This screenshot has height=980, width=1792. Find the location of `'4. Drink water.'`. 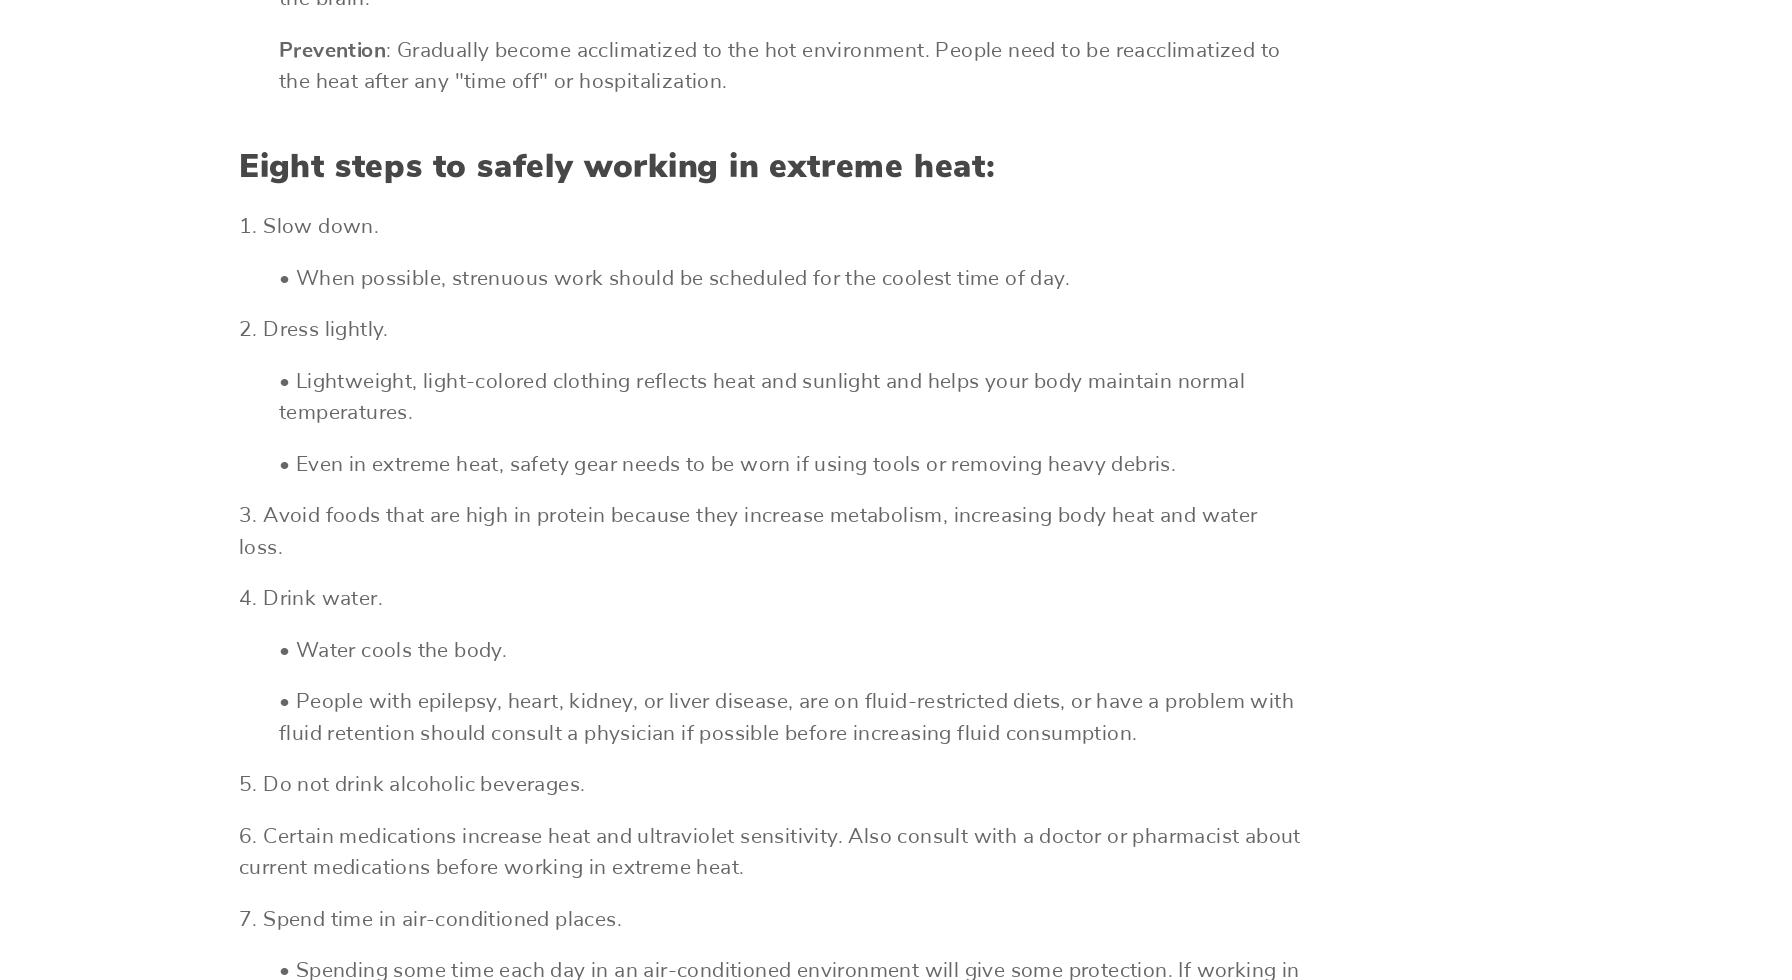

'4. Drink water.' is located at coordinates (239, 598).